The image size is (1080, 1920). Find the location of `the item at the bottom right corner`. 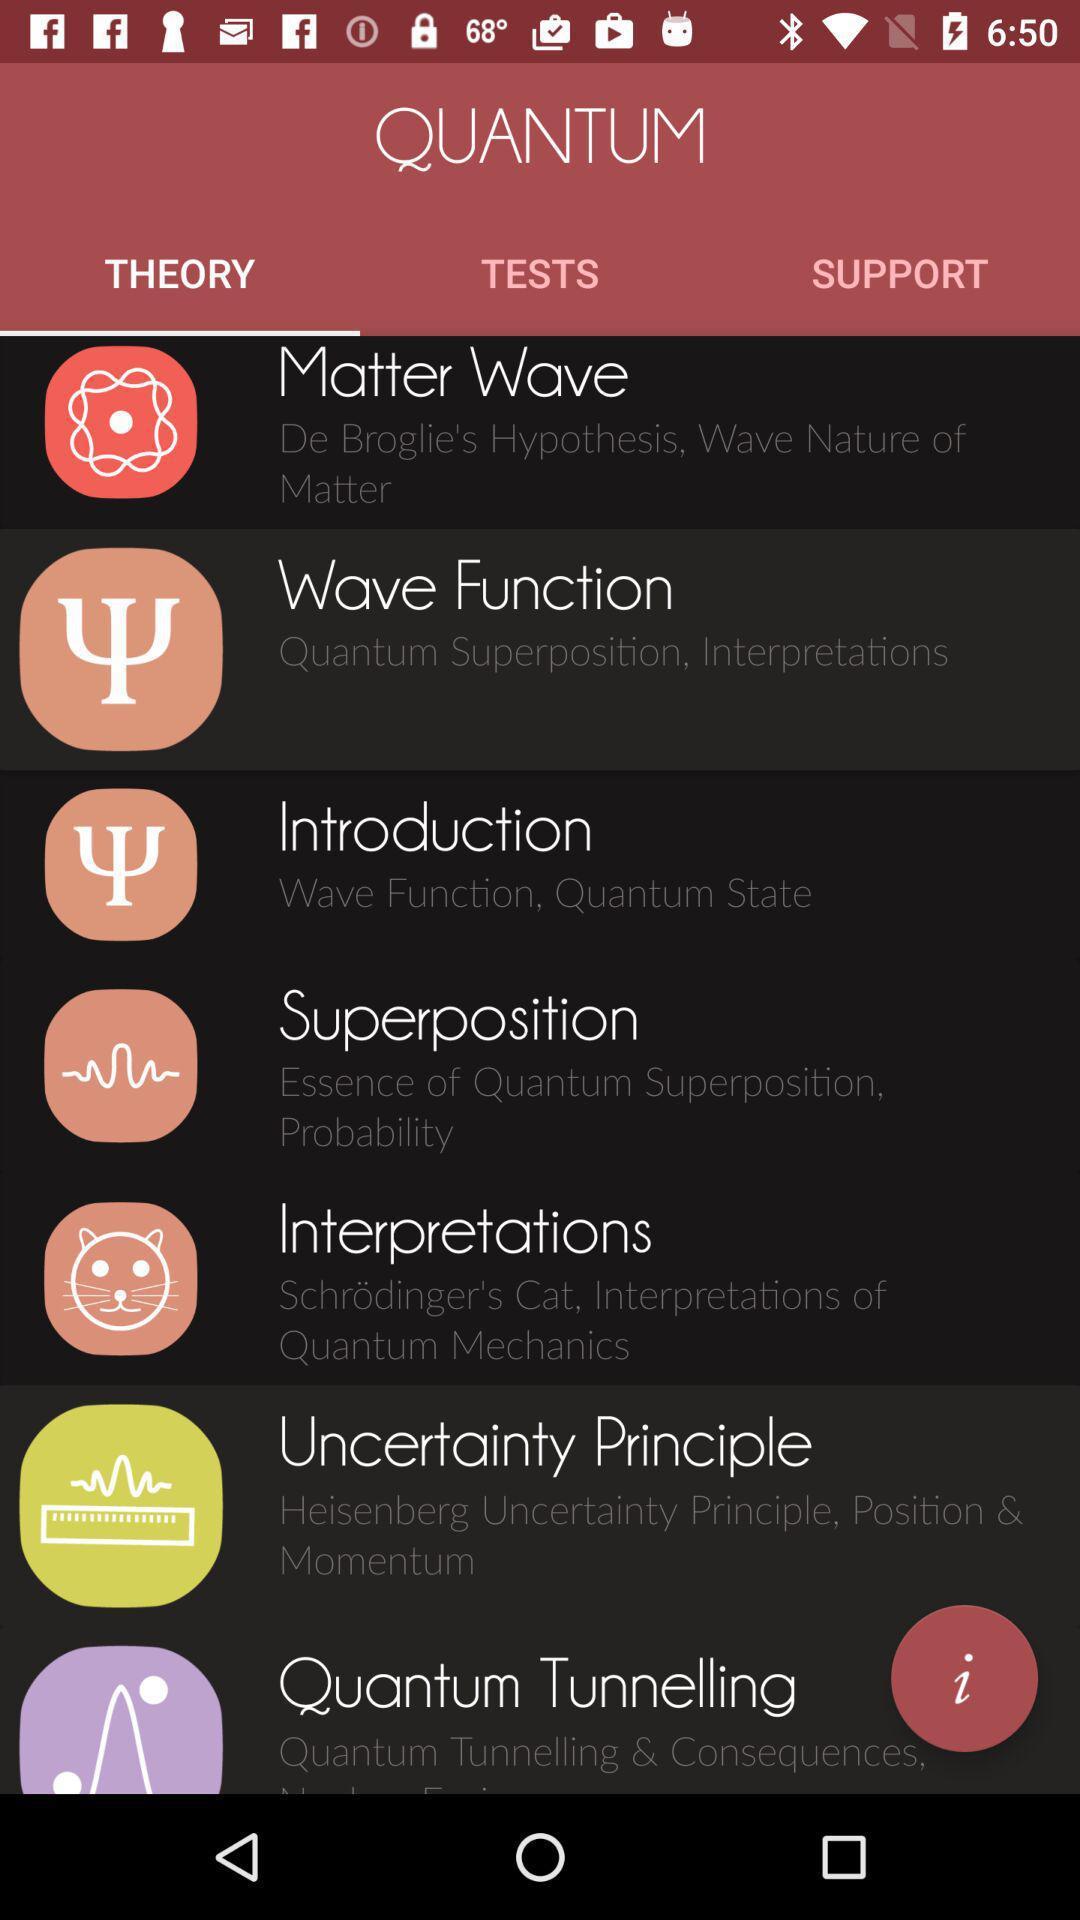

the item at the bottom right corner is located at coordinates (963, 1678).